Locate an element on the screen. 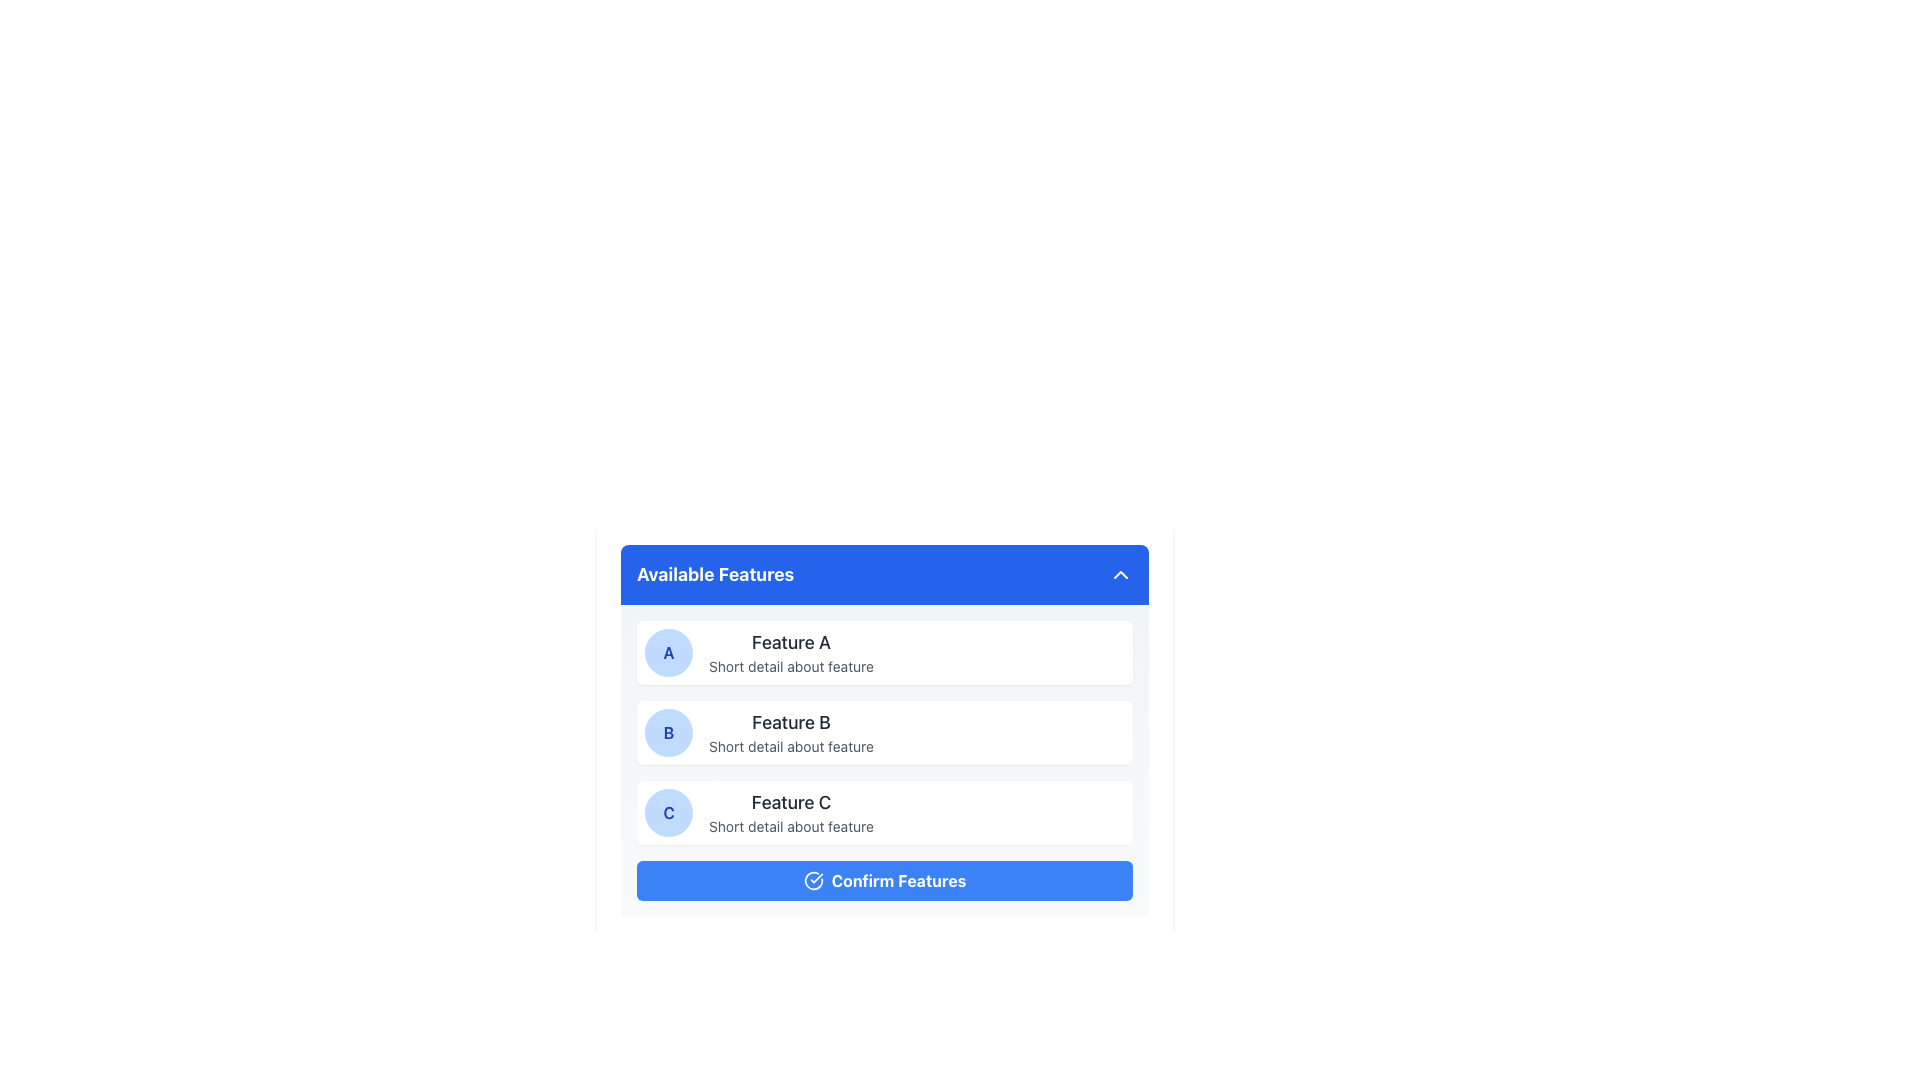 The height and width of the screenshot is (1080, 1920). text label that says 'Short detail about feature,' located beneath the title 'Feature B' in the 'Available Features' list is located at coordinates (790, 747).